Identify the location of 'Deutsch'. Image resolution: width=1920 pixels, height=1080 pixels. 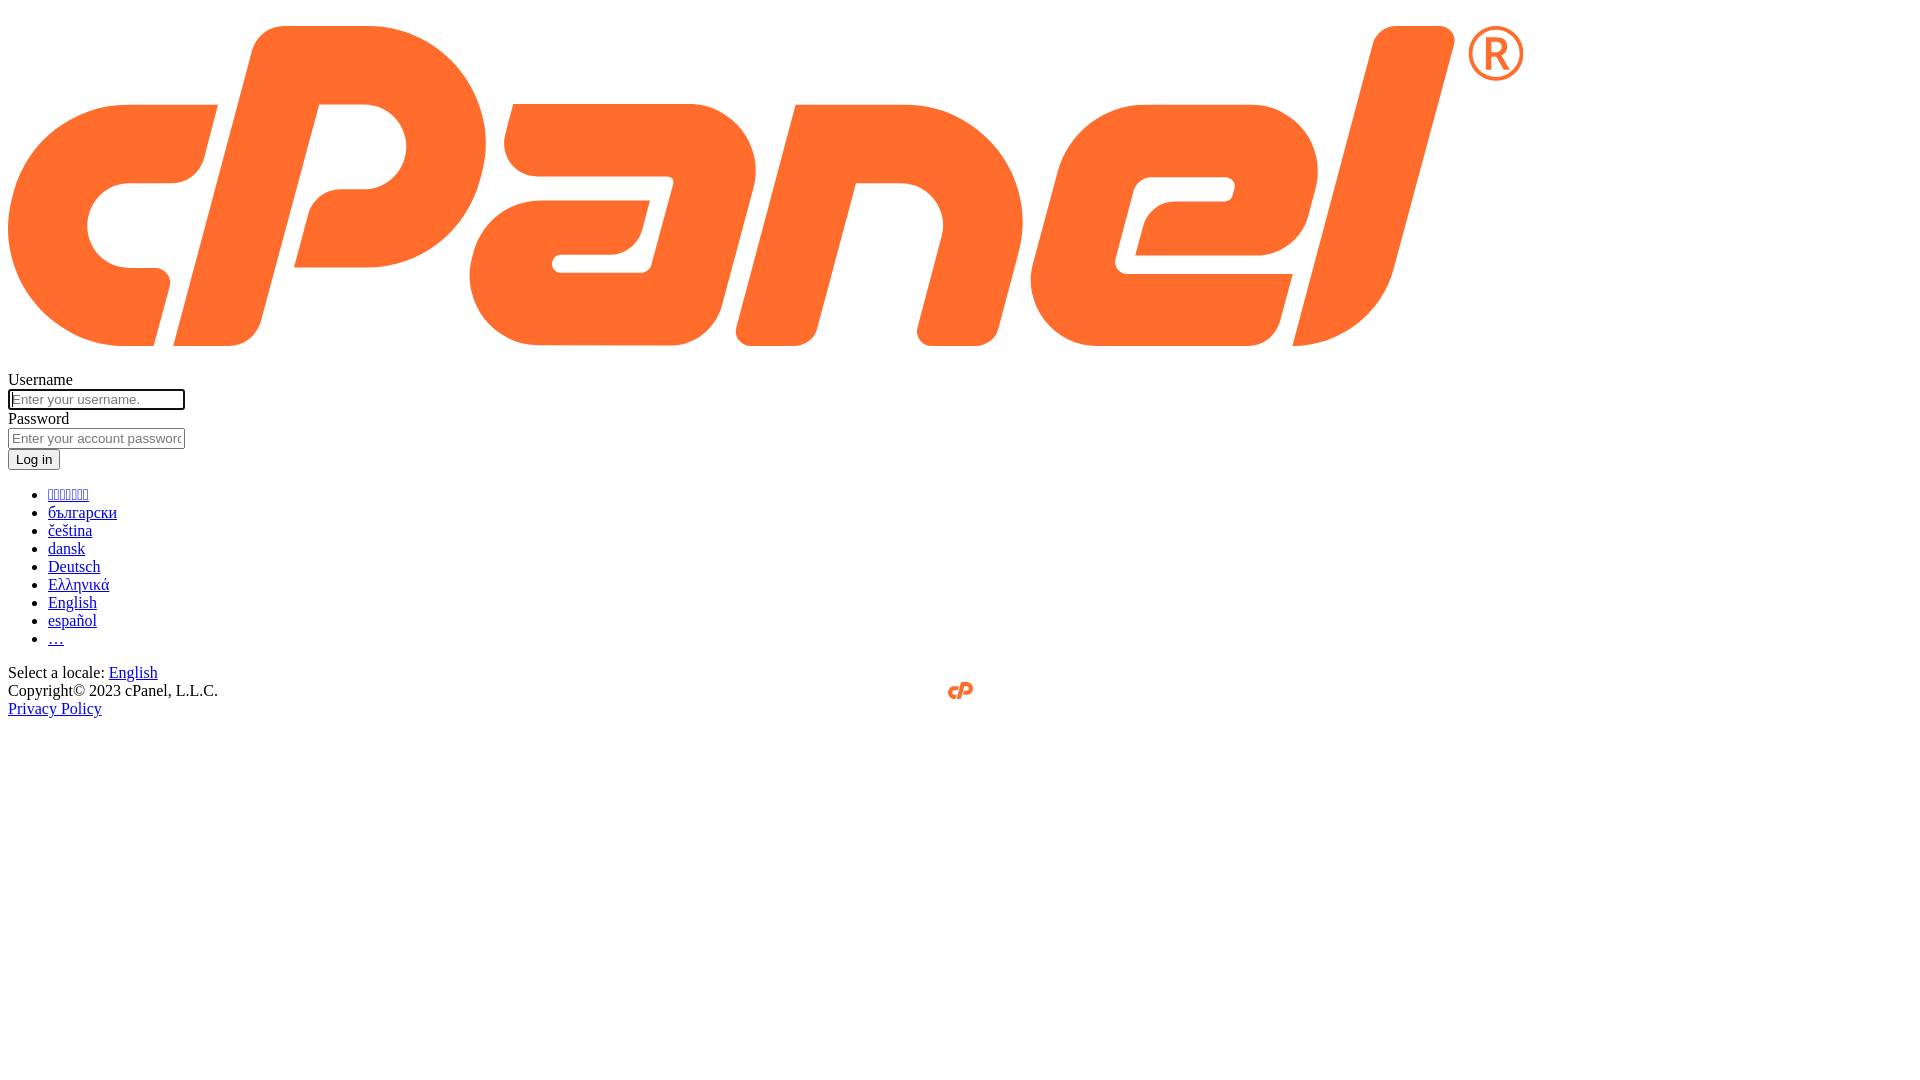
(73, 566).